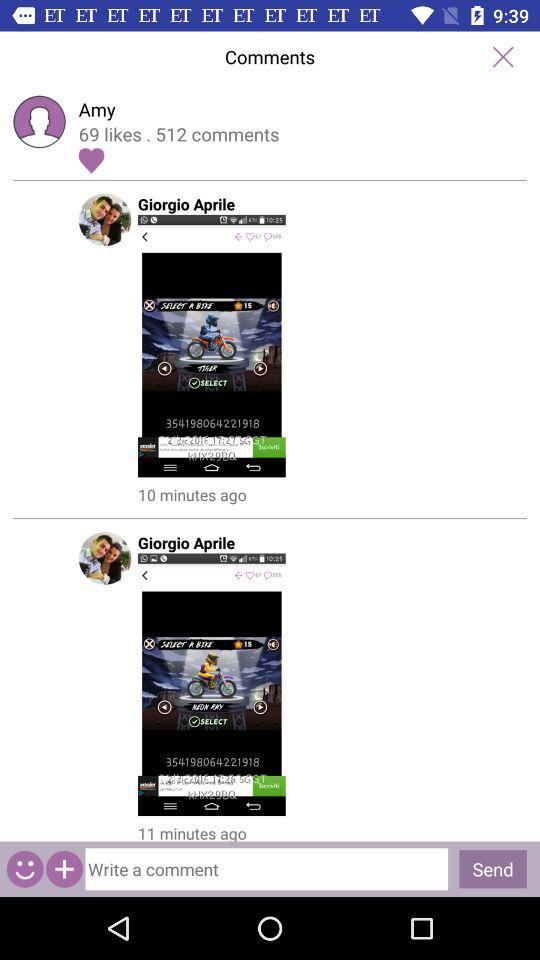  I want to click on comment, so click(266, 868).